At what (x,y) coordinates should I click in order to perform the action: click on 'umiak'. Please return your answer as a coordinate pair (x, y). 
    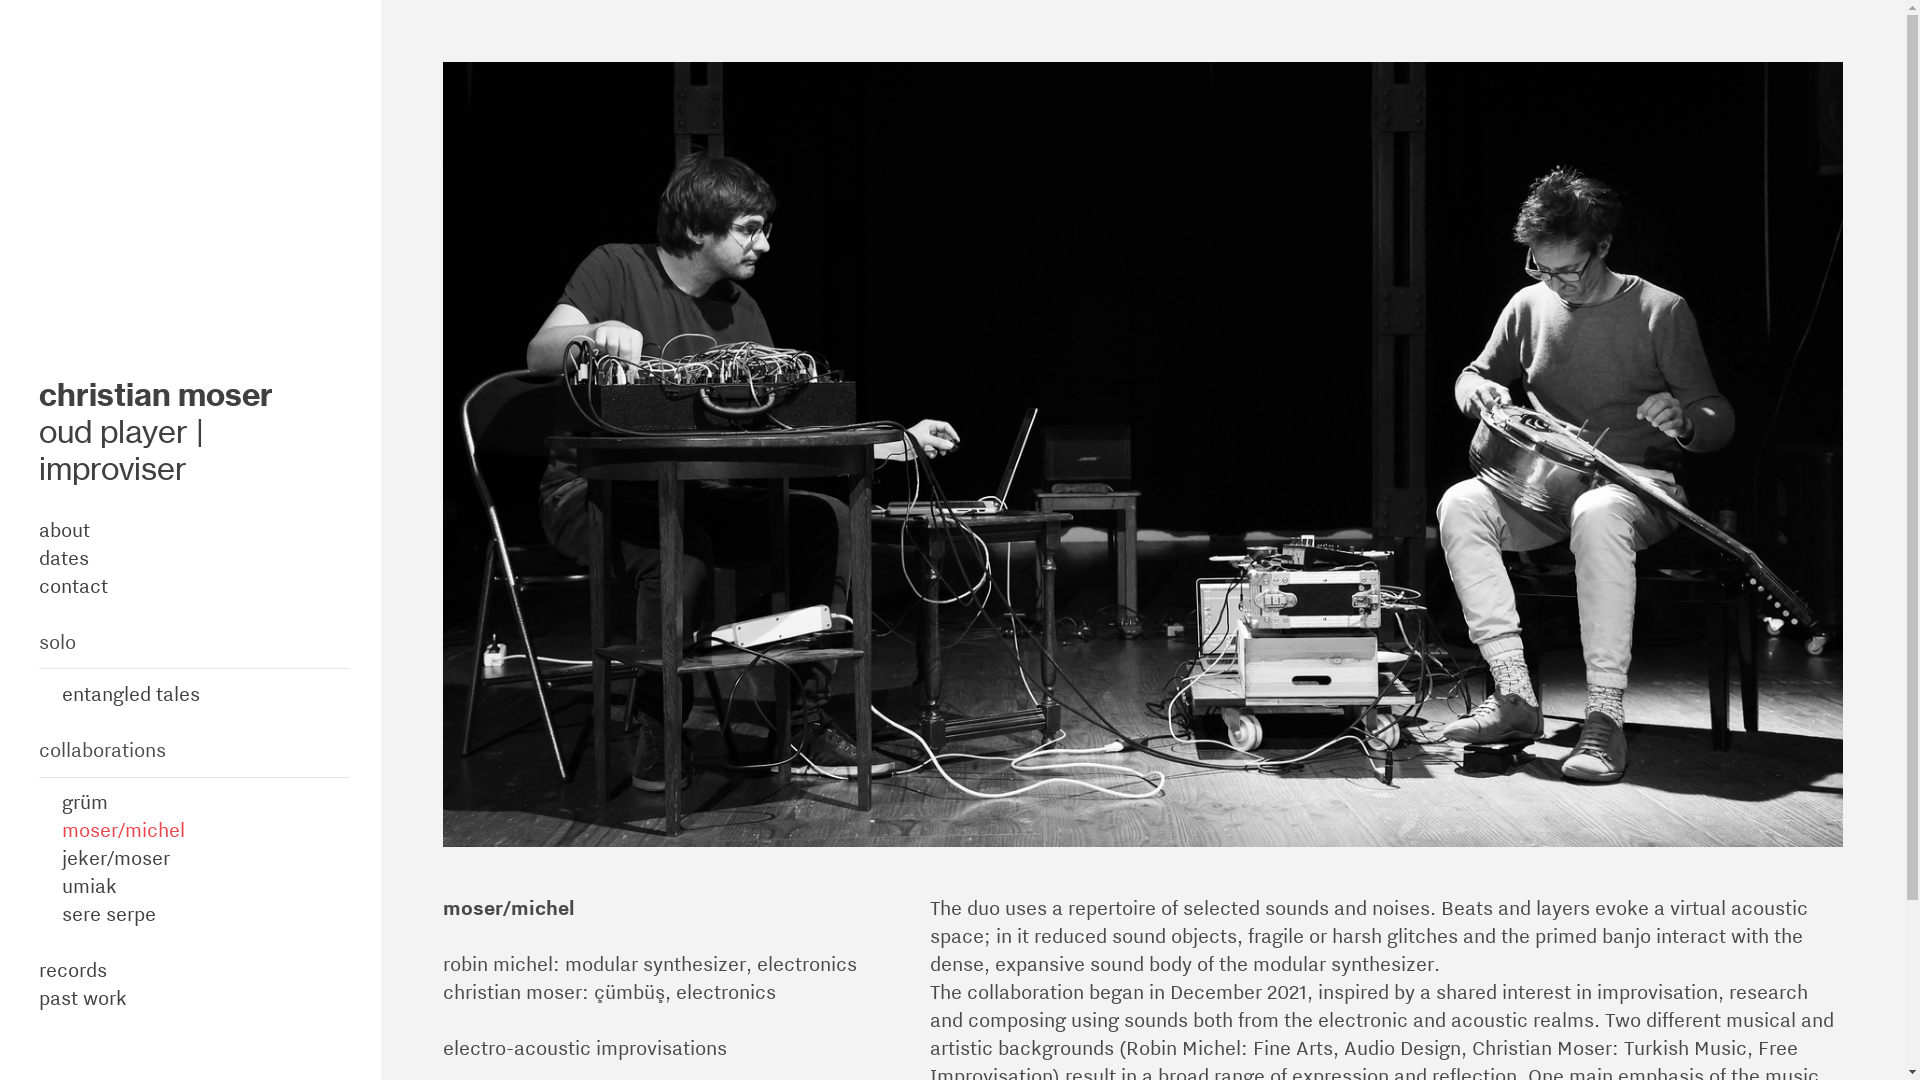
    Looking at the image, I should click on (88, 885).